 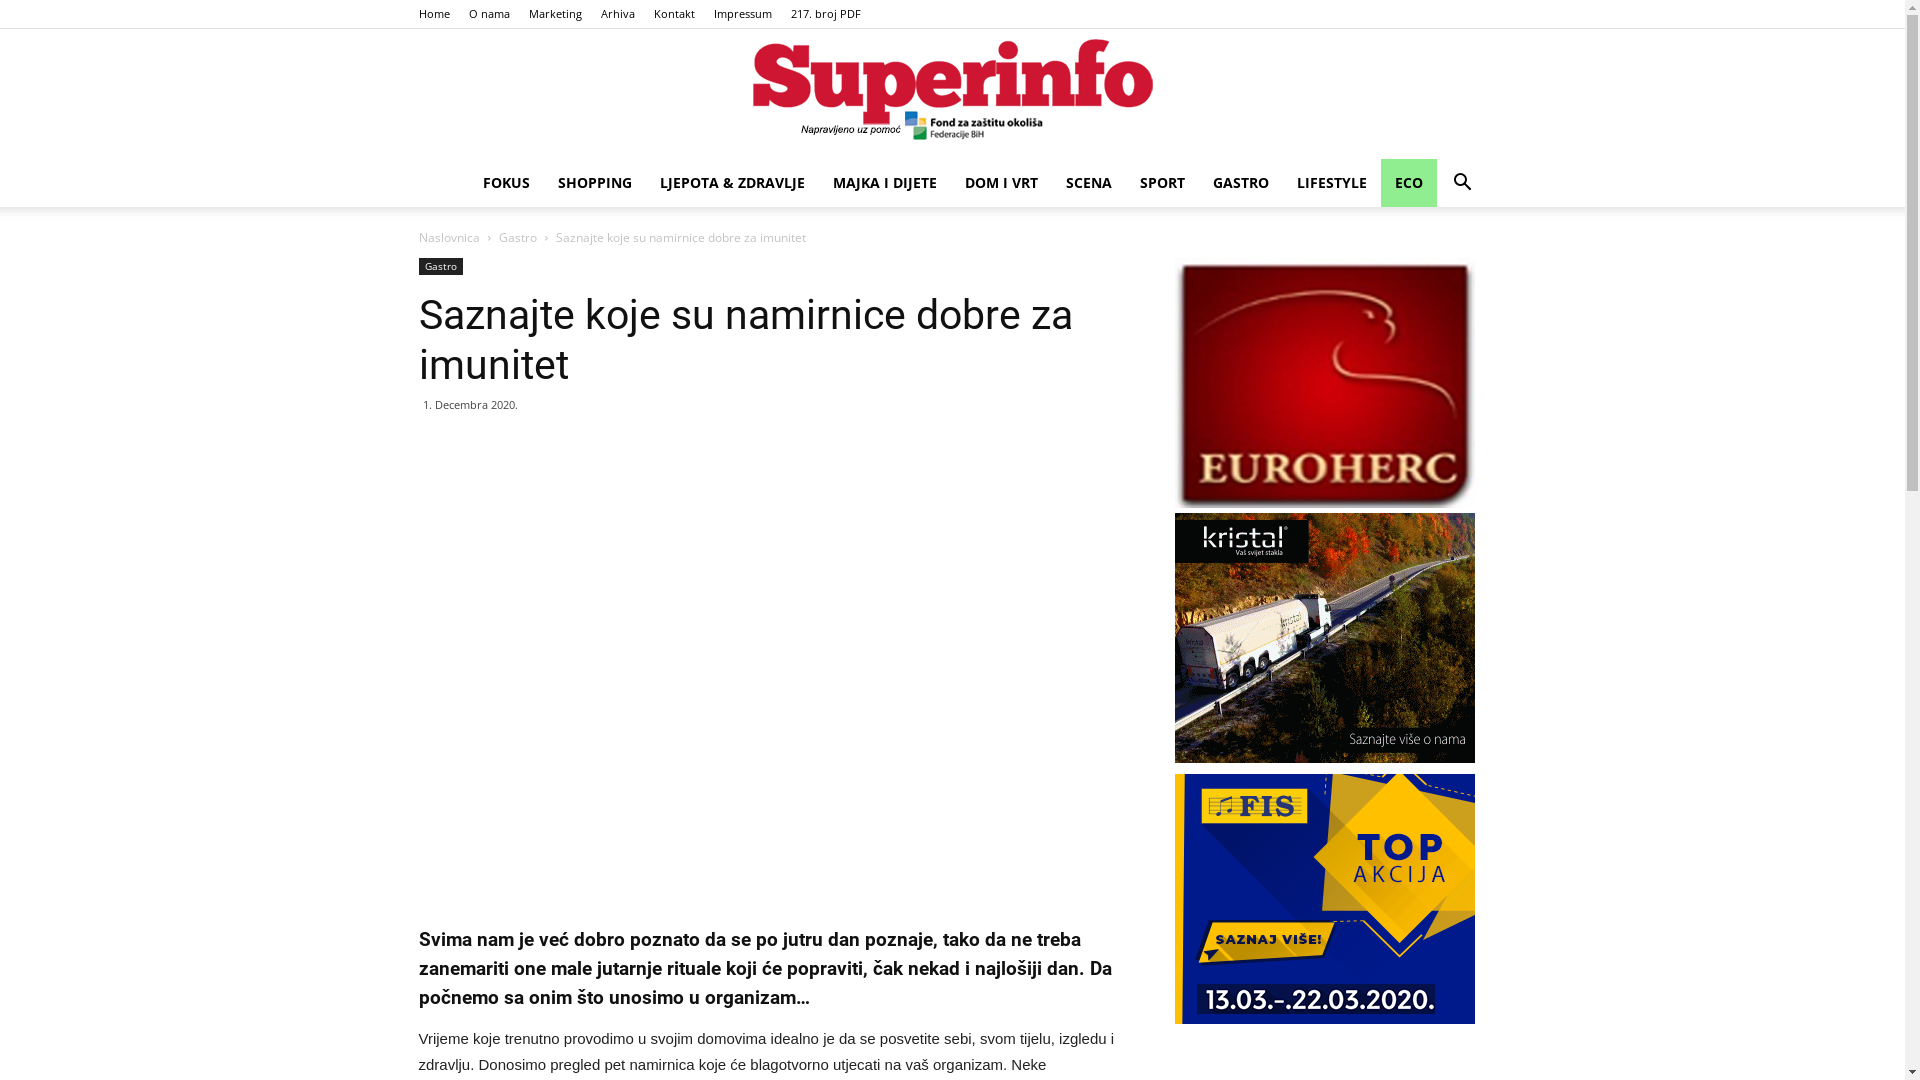 I want to click on 'GASTRO', so click(x=1238, y=182).